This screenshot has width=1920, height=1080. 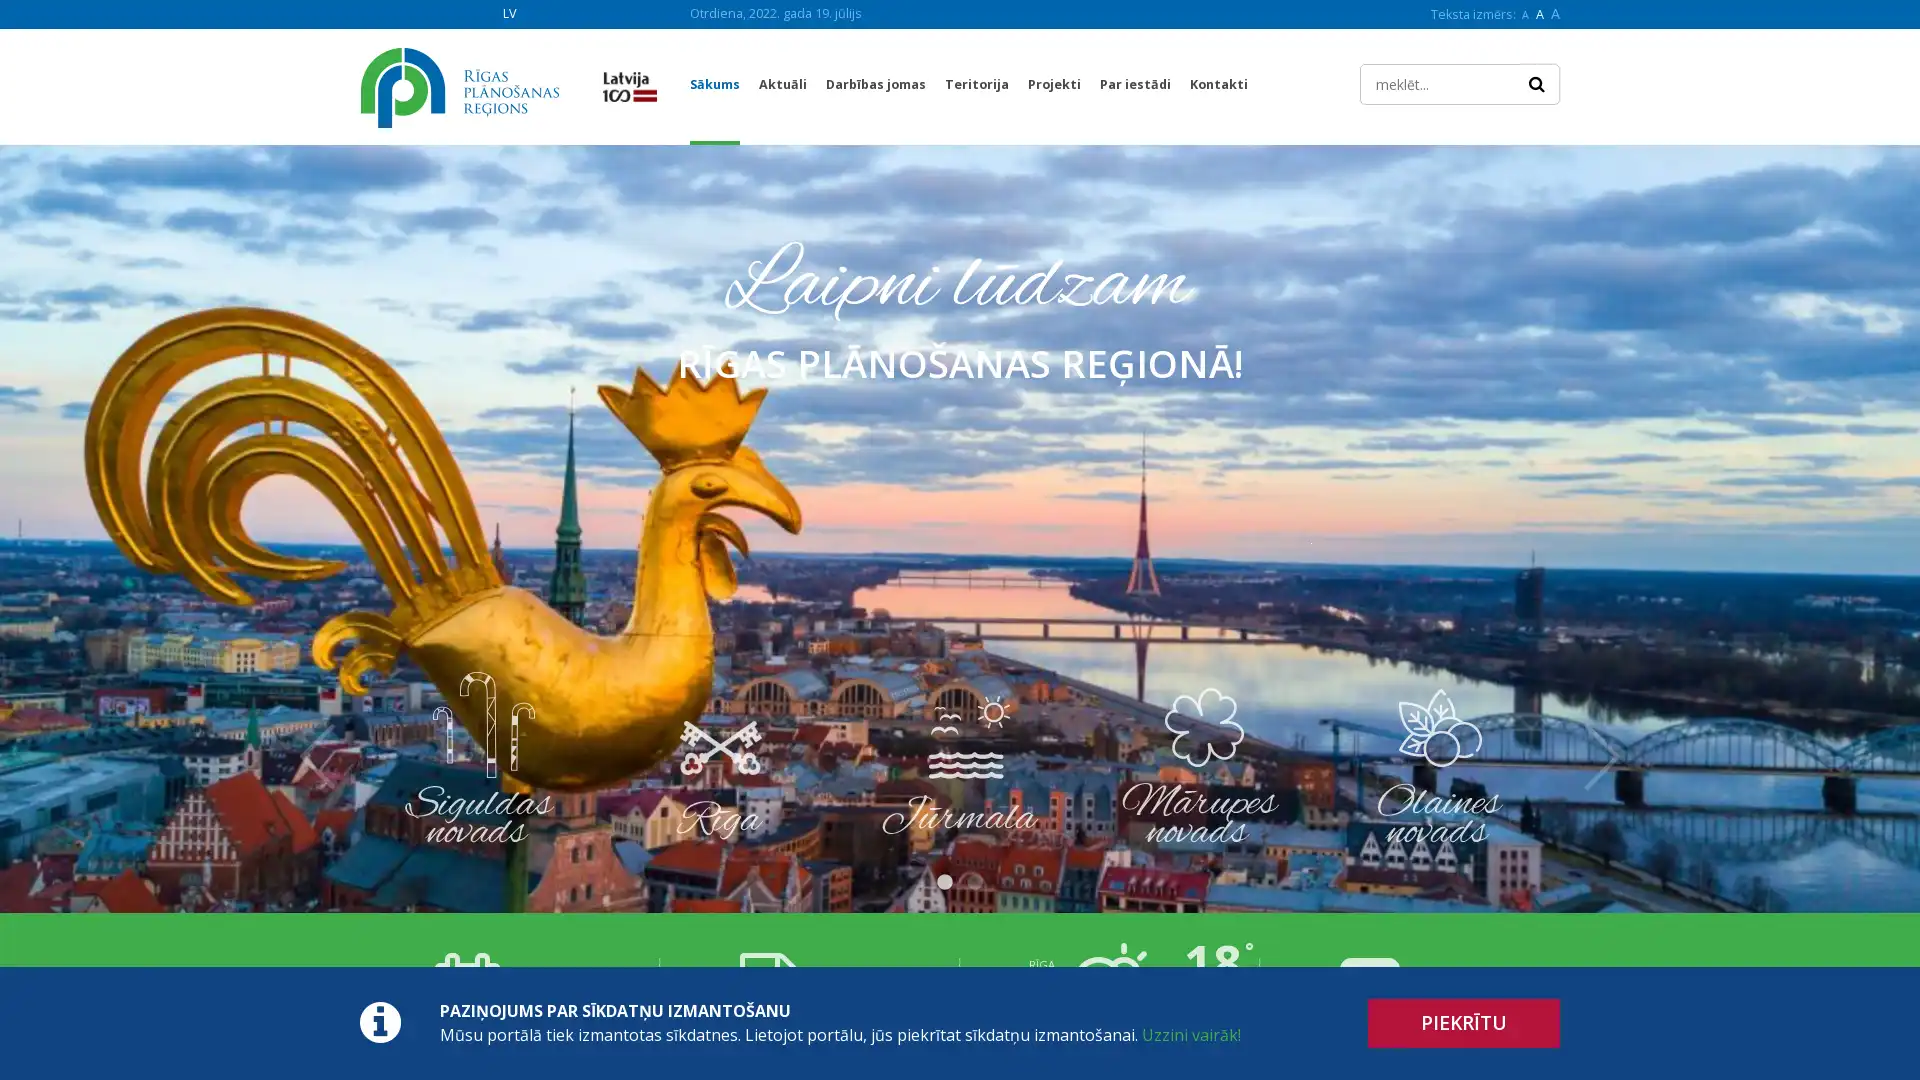 What do you see at coordinates (1464, 1023) in the screenshot?
I see `PIEKRITU` at bounding box center [1464, 1023].